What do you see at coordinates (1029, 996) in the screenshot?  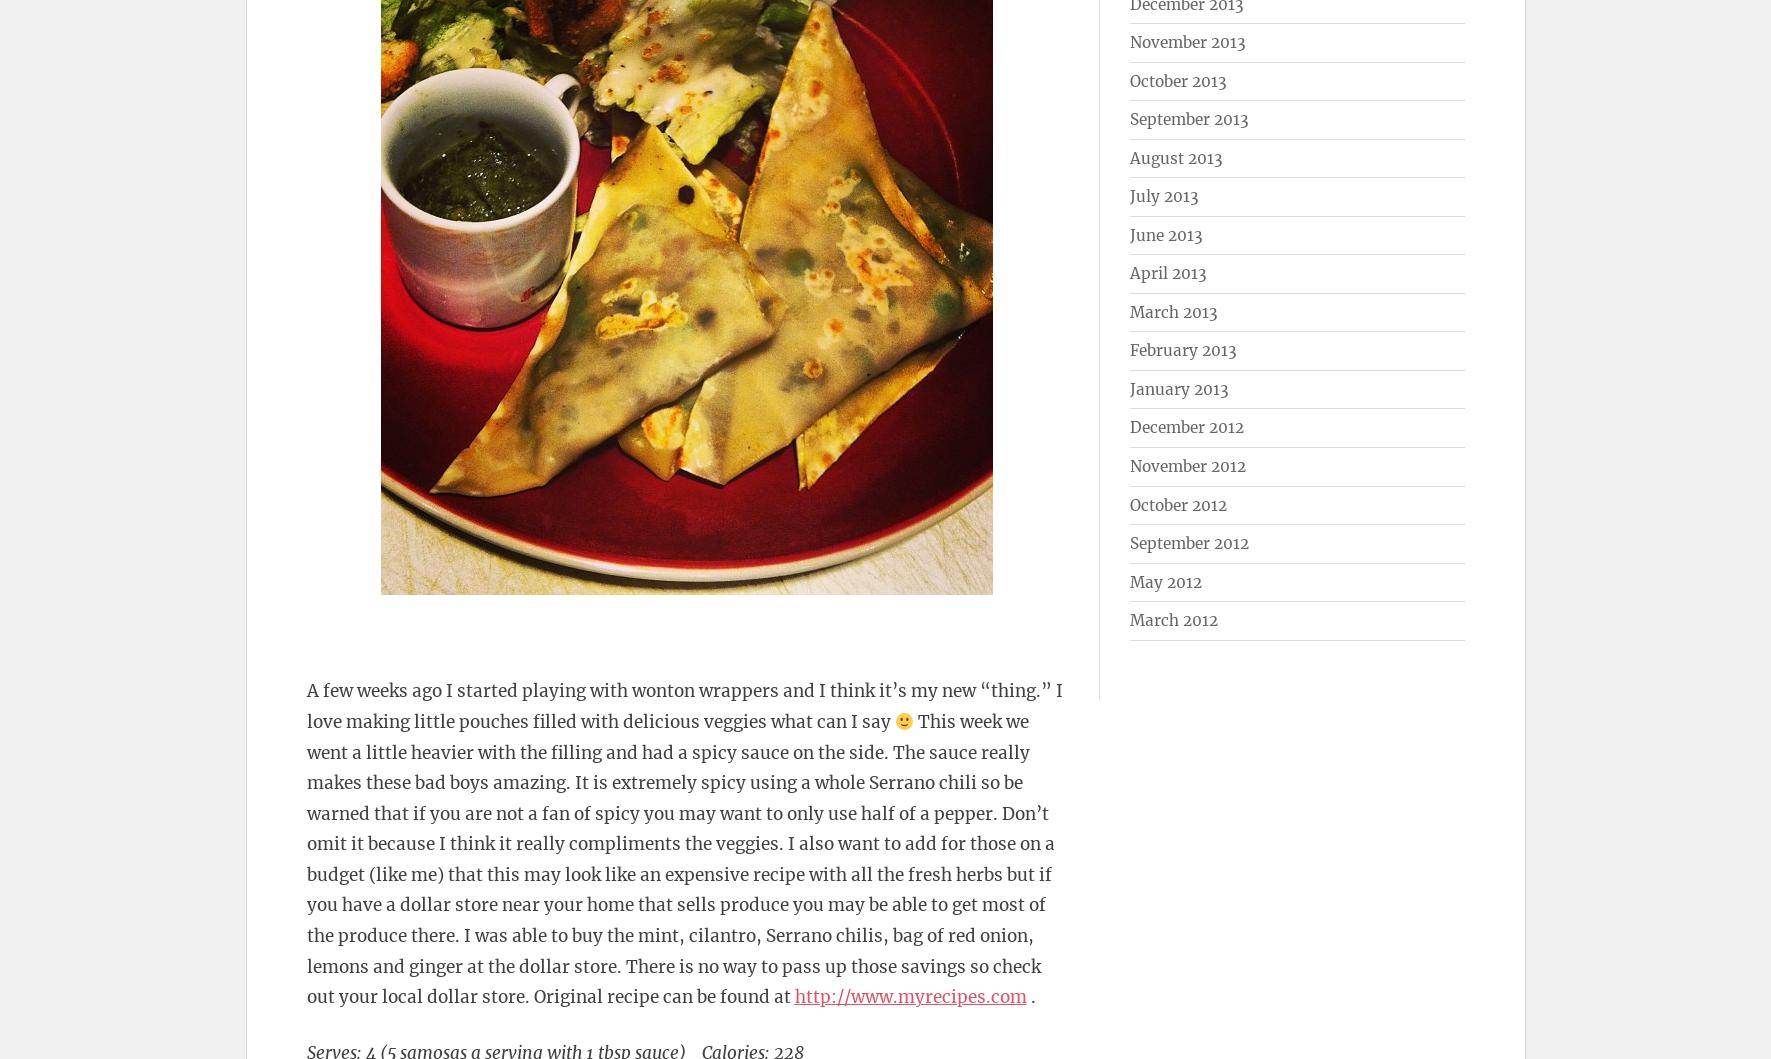 I see `'.'` at bounding box center [1029, 996].